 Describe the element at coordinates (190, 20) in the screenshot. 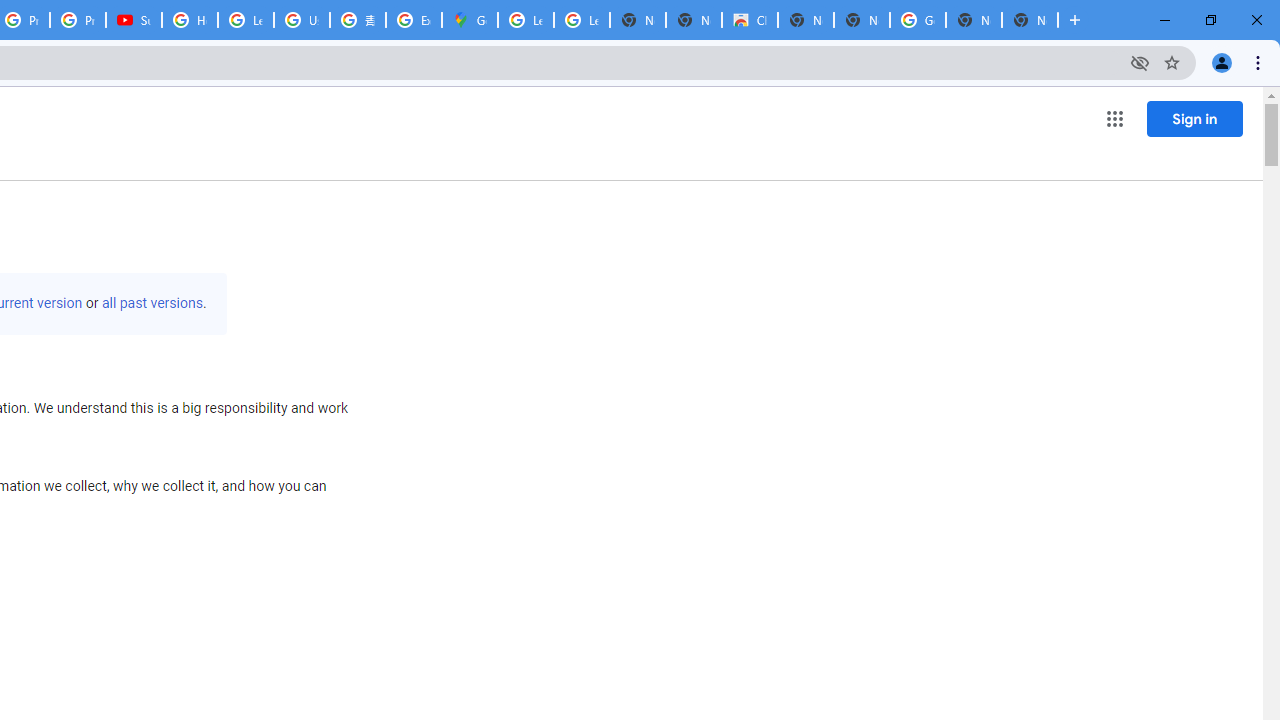

I see `'How Chrome protects your passwords - Google Chrome Help'` at that location.